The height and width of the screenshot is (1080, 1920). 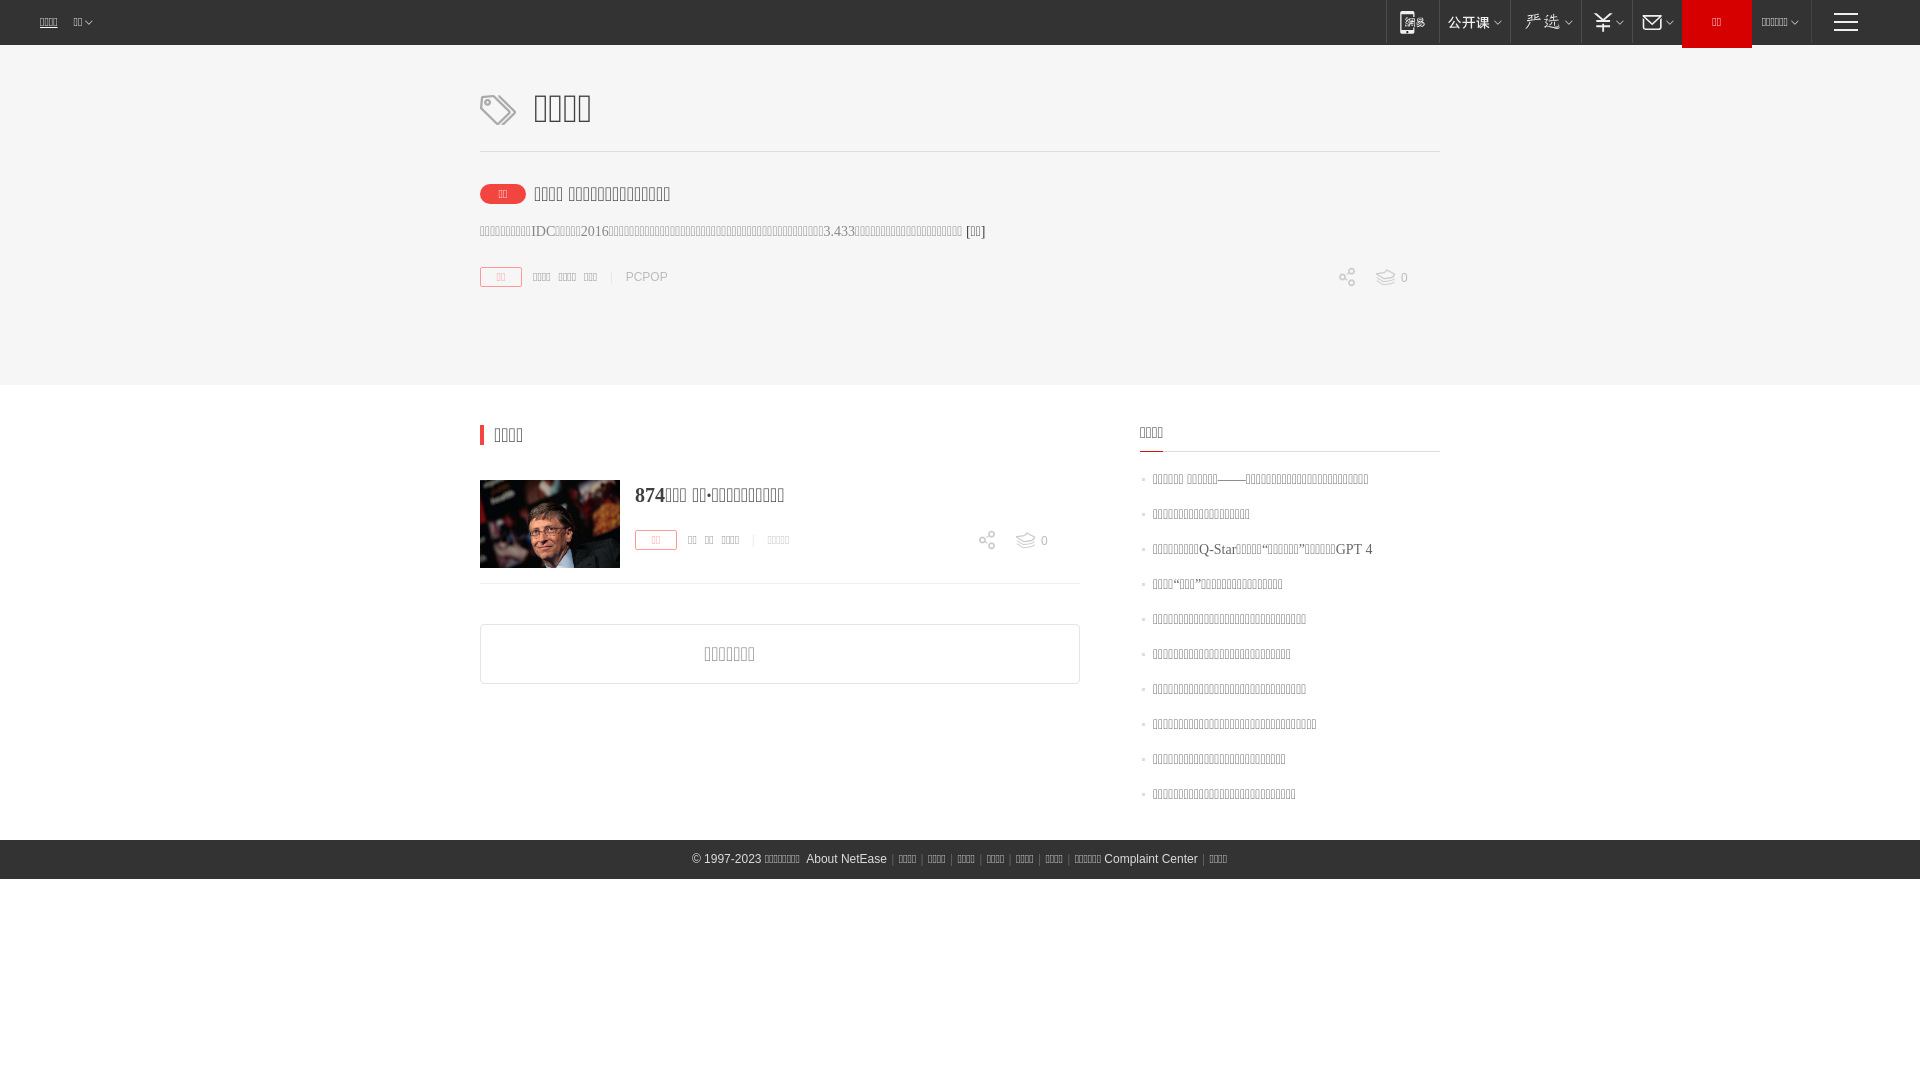 What do you see at coordinates (945, 645) in the screenshot?
I see `'0'` at bounding box center [945, 645].